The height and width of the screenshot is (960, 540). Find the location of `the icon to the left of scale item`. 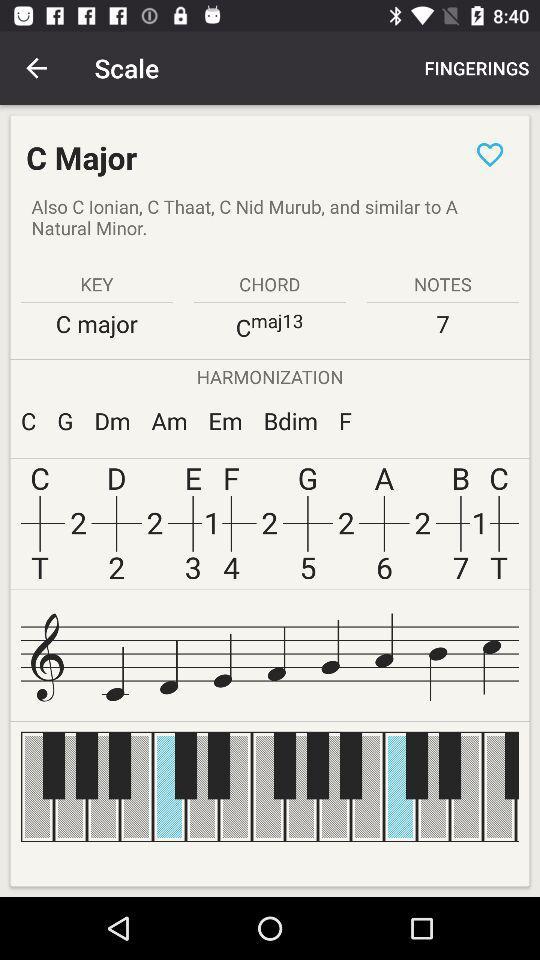

the icon to the left of scale item is located at coordinates (36, 68).